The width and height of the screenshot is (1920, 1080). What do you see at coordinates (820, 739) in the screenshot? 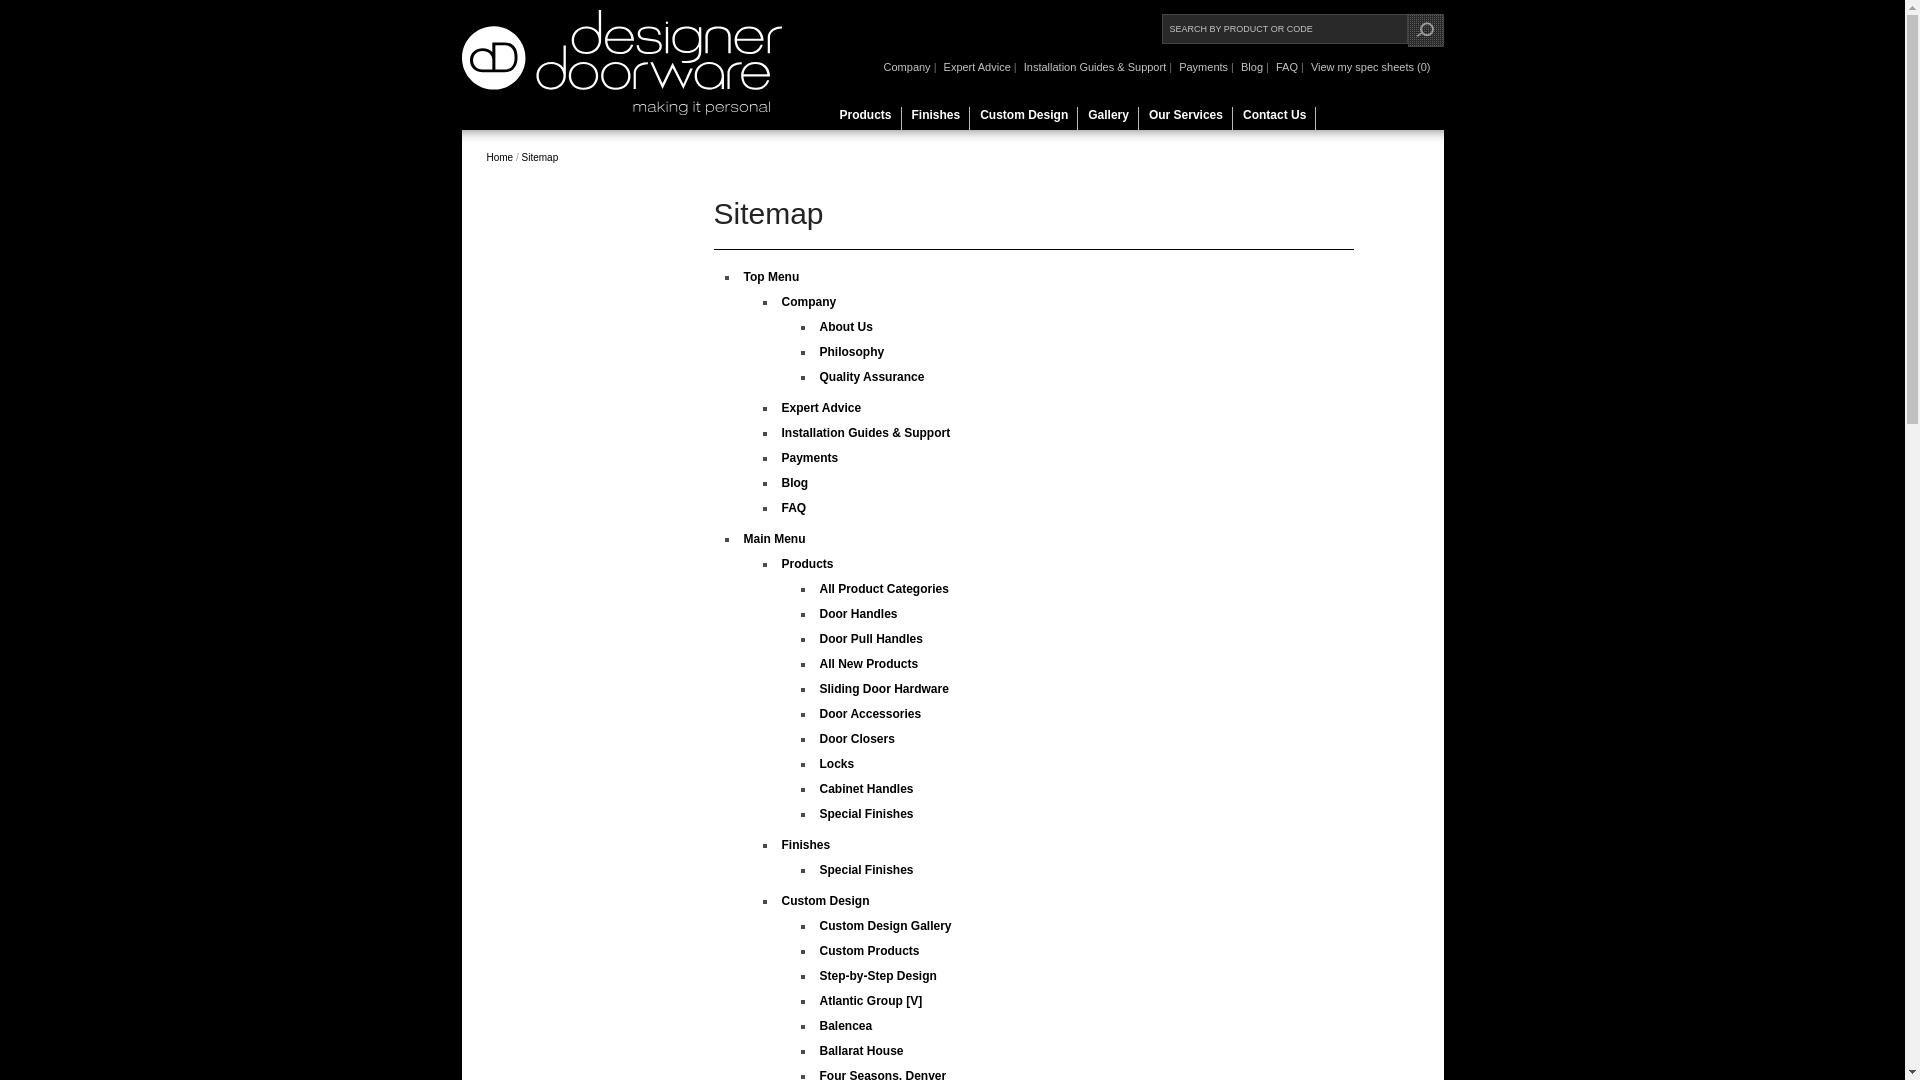
I see `'Door Closers'` at bounding box center [820, 739].